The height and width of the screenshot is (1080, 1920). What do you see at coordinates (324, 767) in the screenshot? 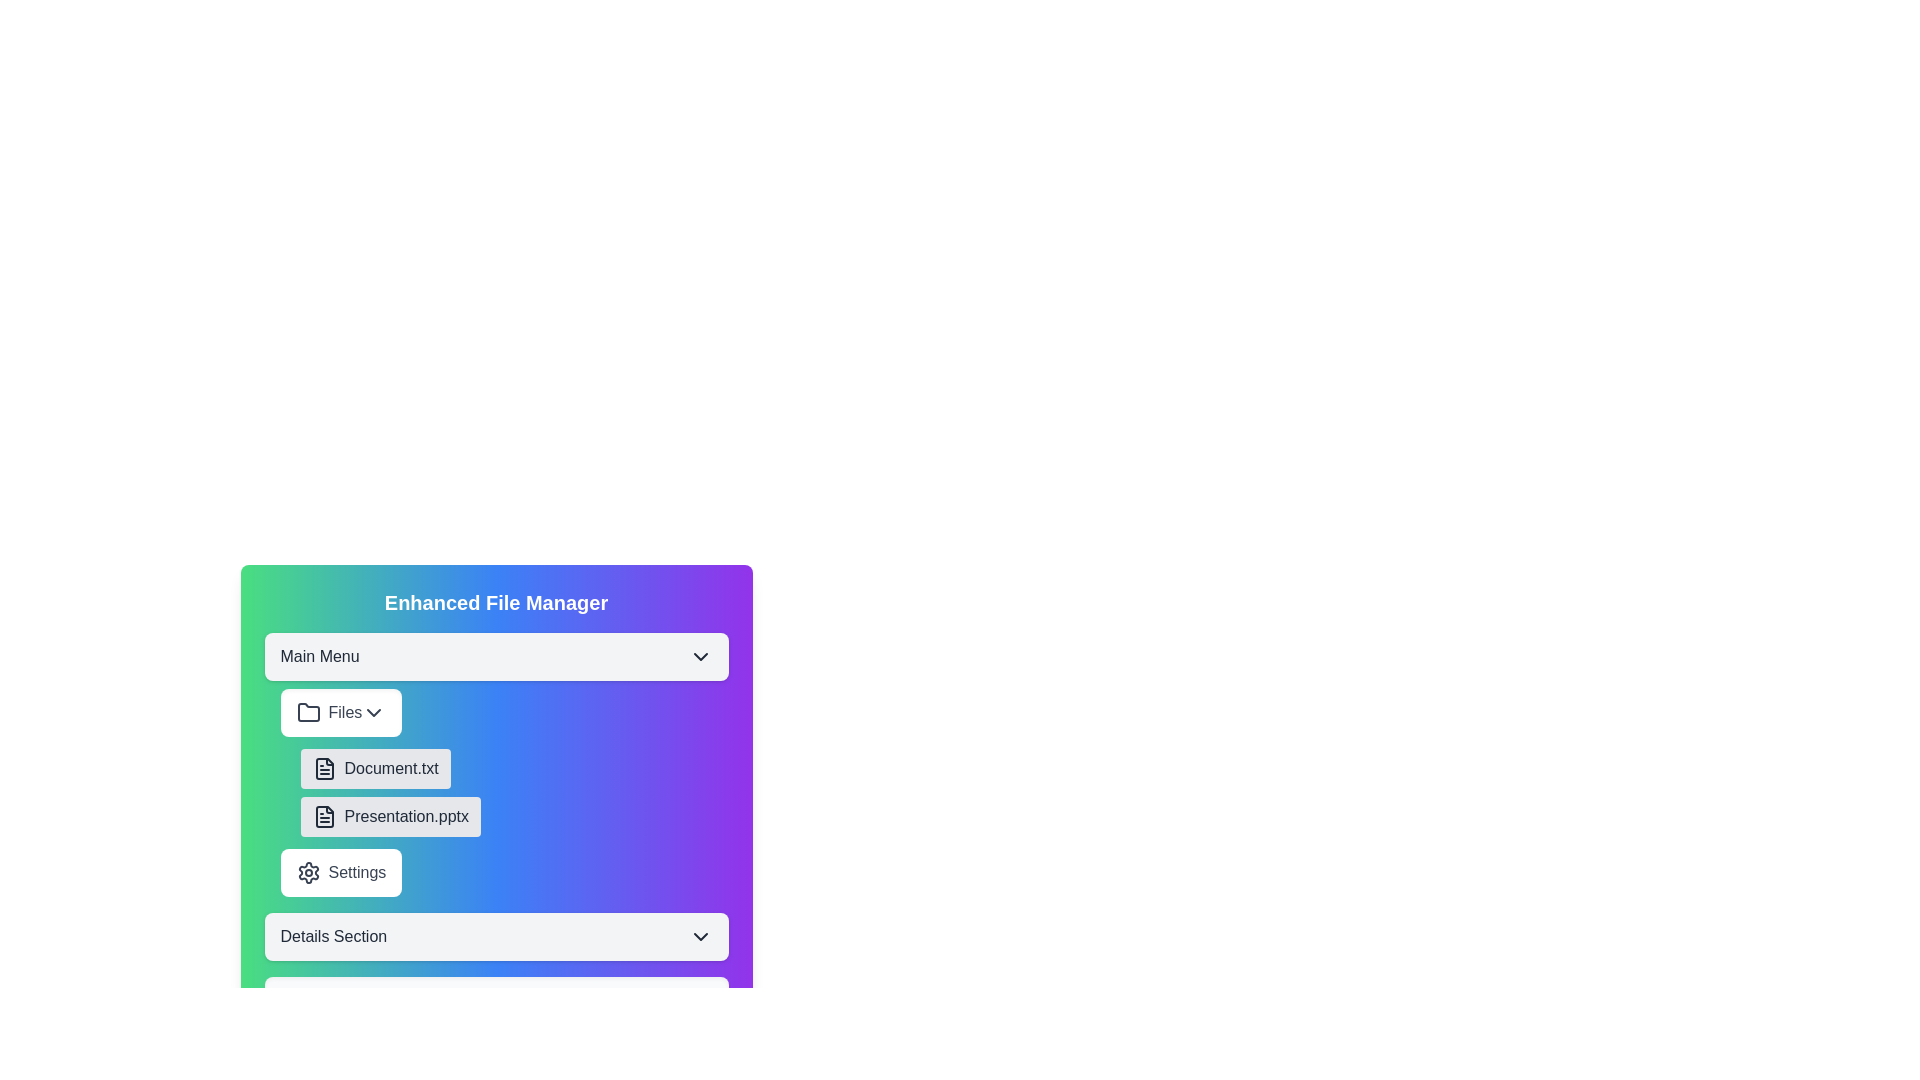
I see `the document icon representing 'Document.txt' by hovering over it` at bounding box center [324, 767].